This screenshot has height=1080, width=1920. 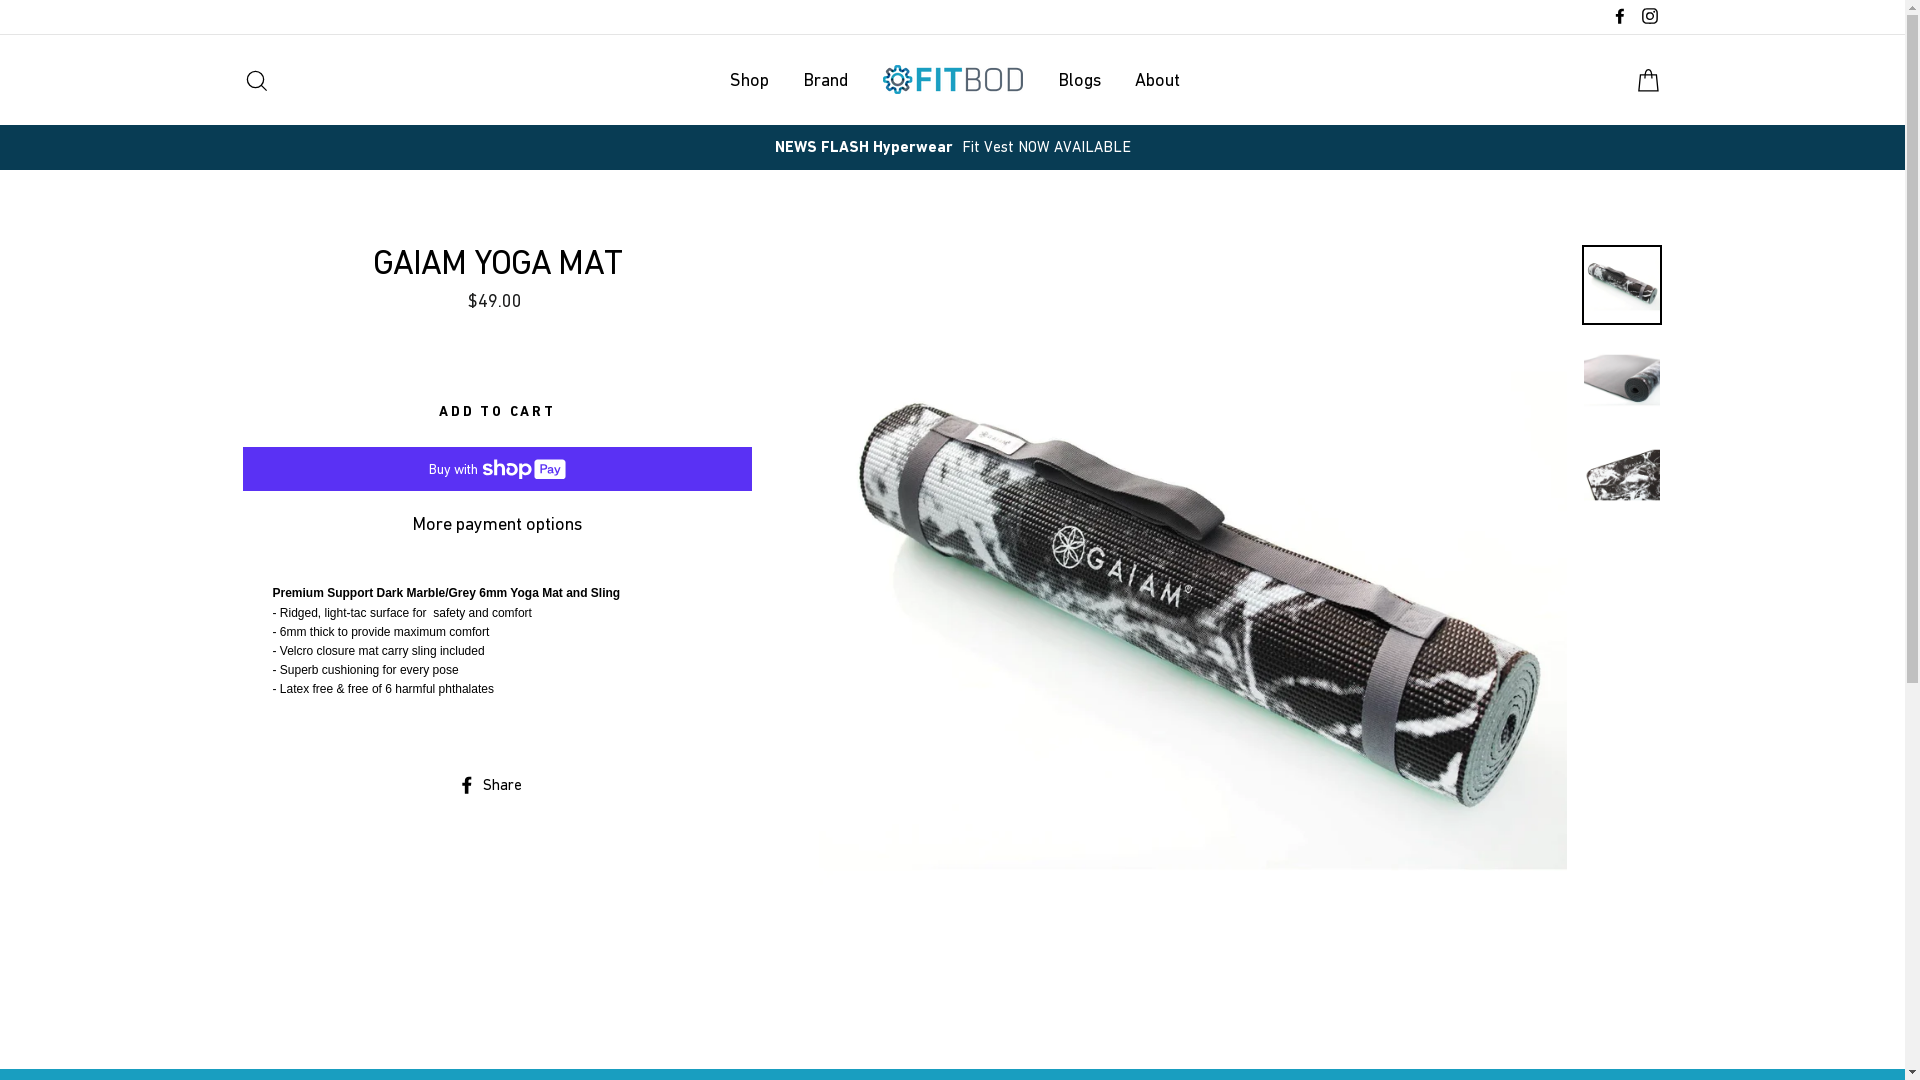 I want to click on 'About', so click(x=1157, y=79).